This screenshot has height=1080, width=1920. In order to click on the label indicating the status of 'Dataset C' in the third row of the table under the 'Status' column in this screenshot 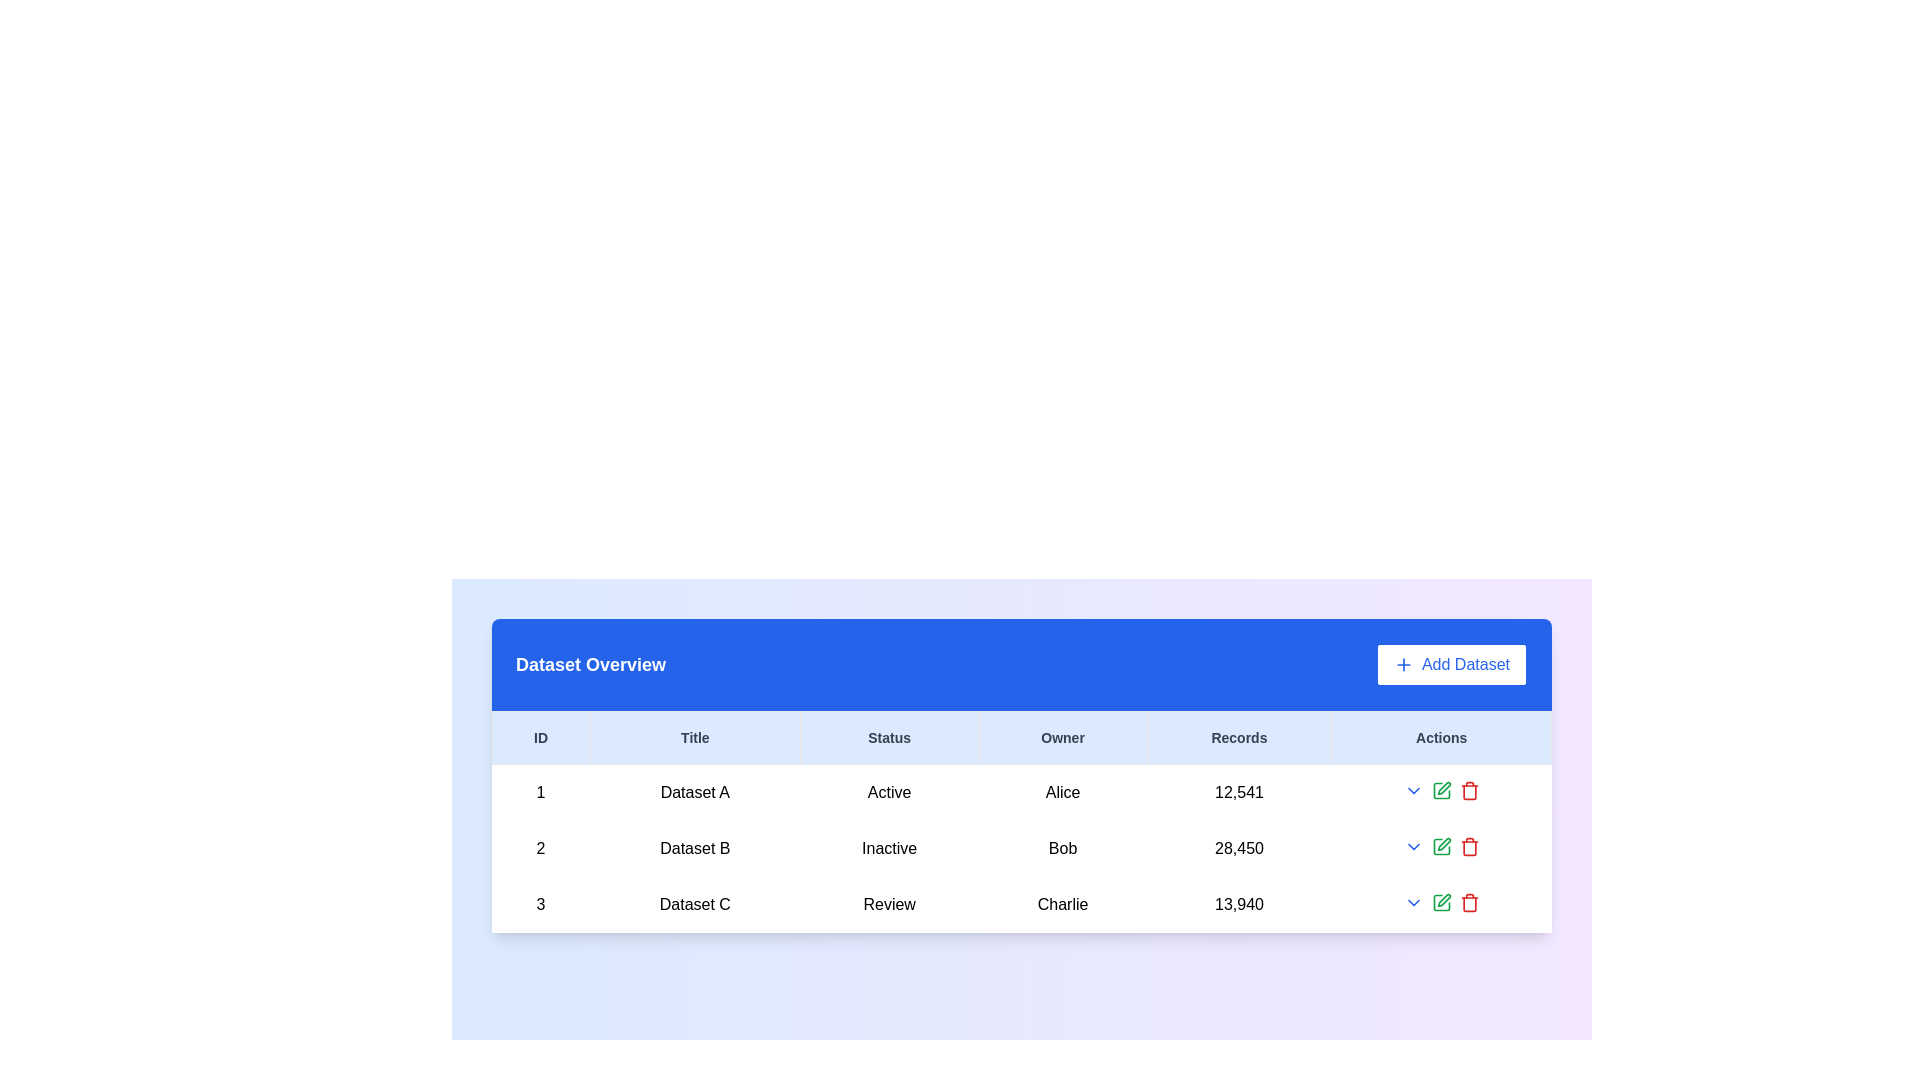, I will do `click(888, 905)`.